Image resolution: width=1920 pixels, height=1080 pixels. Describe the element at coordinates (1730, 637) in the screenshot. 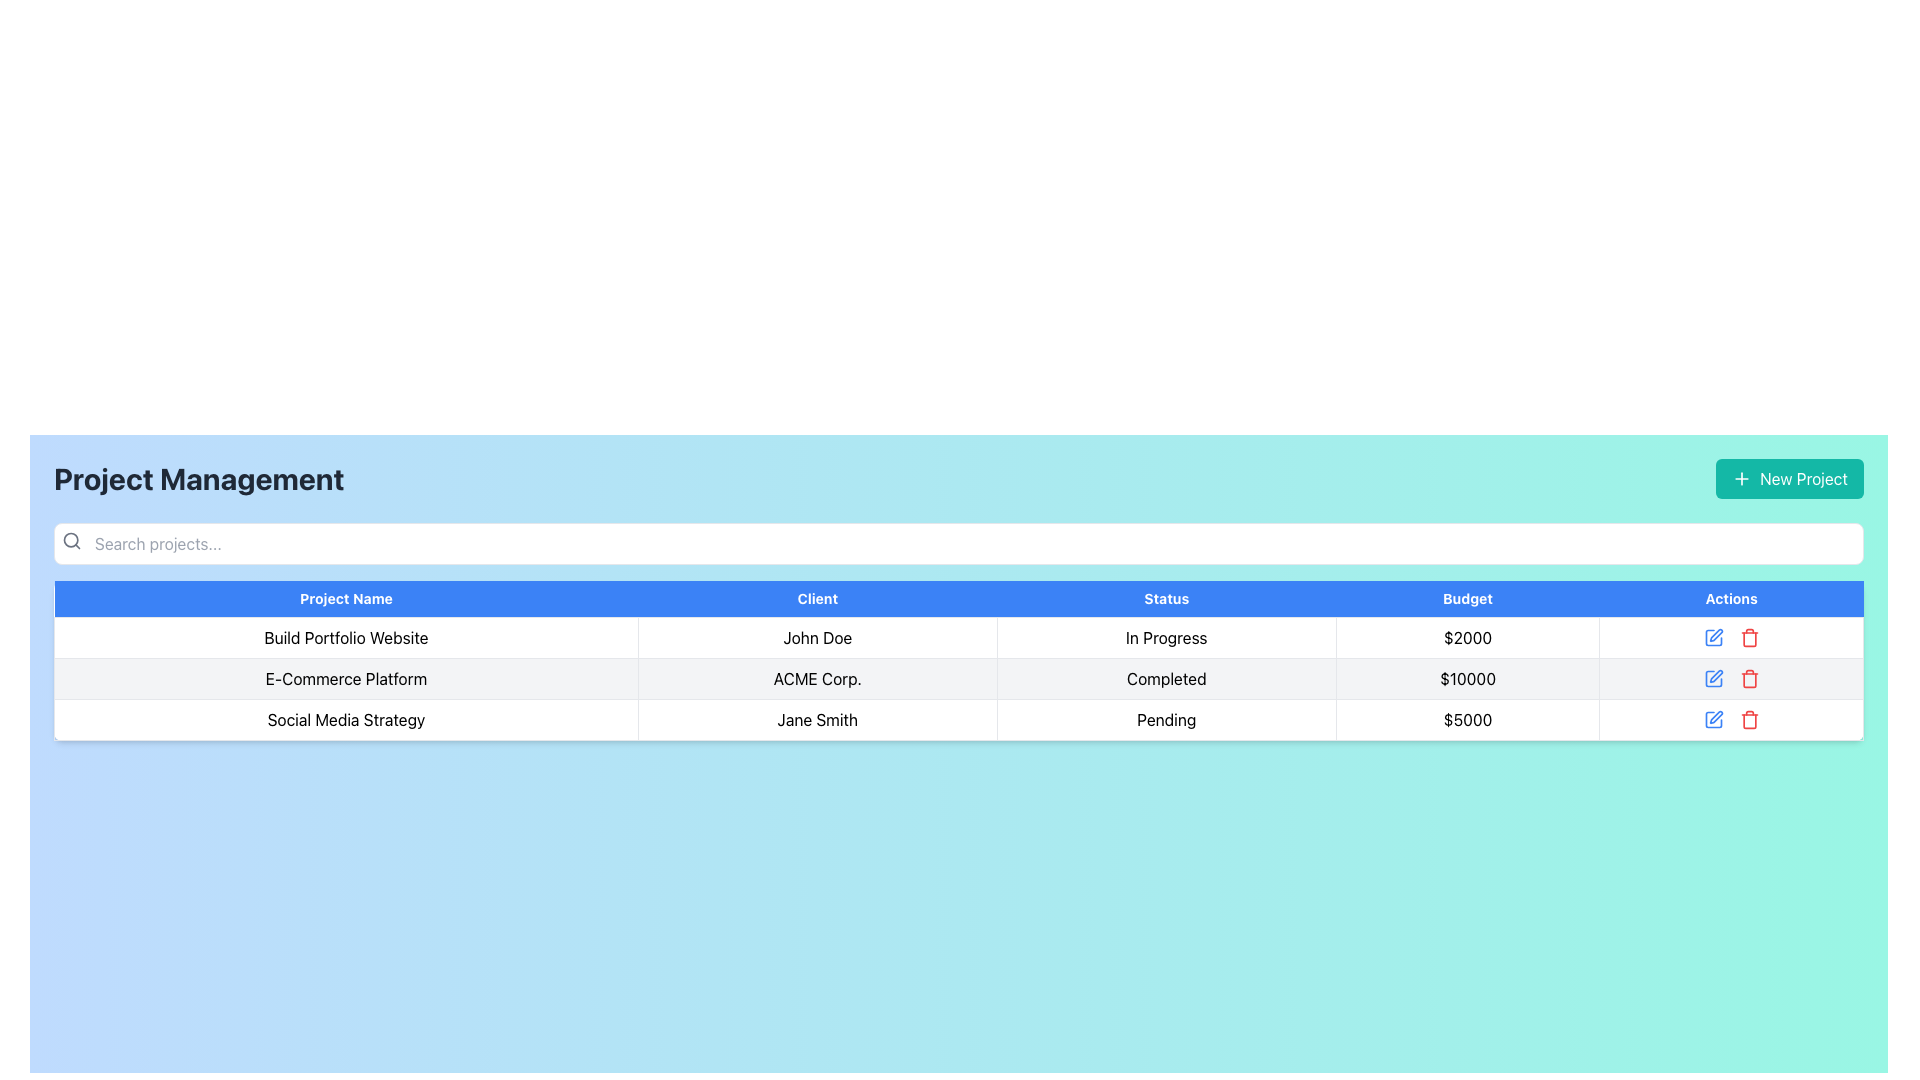

I see `the red trash can icon in the Interactive icon group within the table cell under the 'Actions' column for the 'Build Portfolio Website' project` at that location.